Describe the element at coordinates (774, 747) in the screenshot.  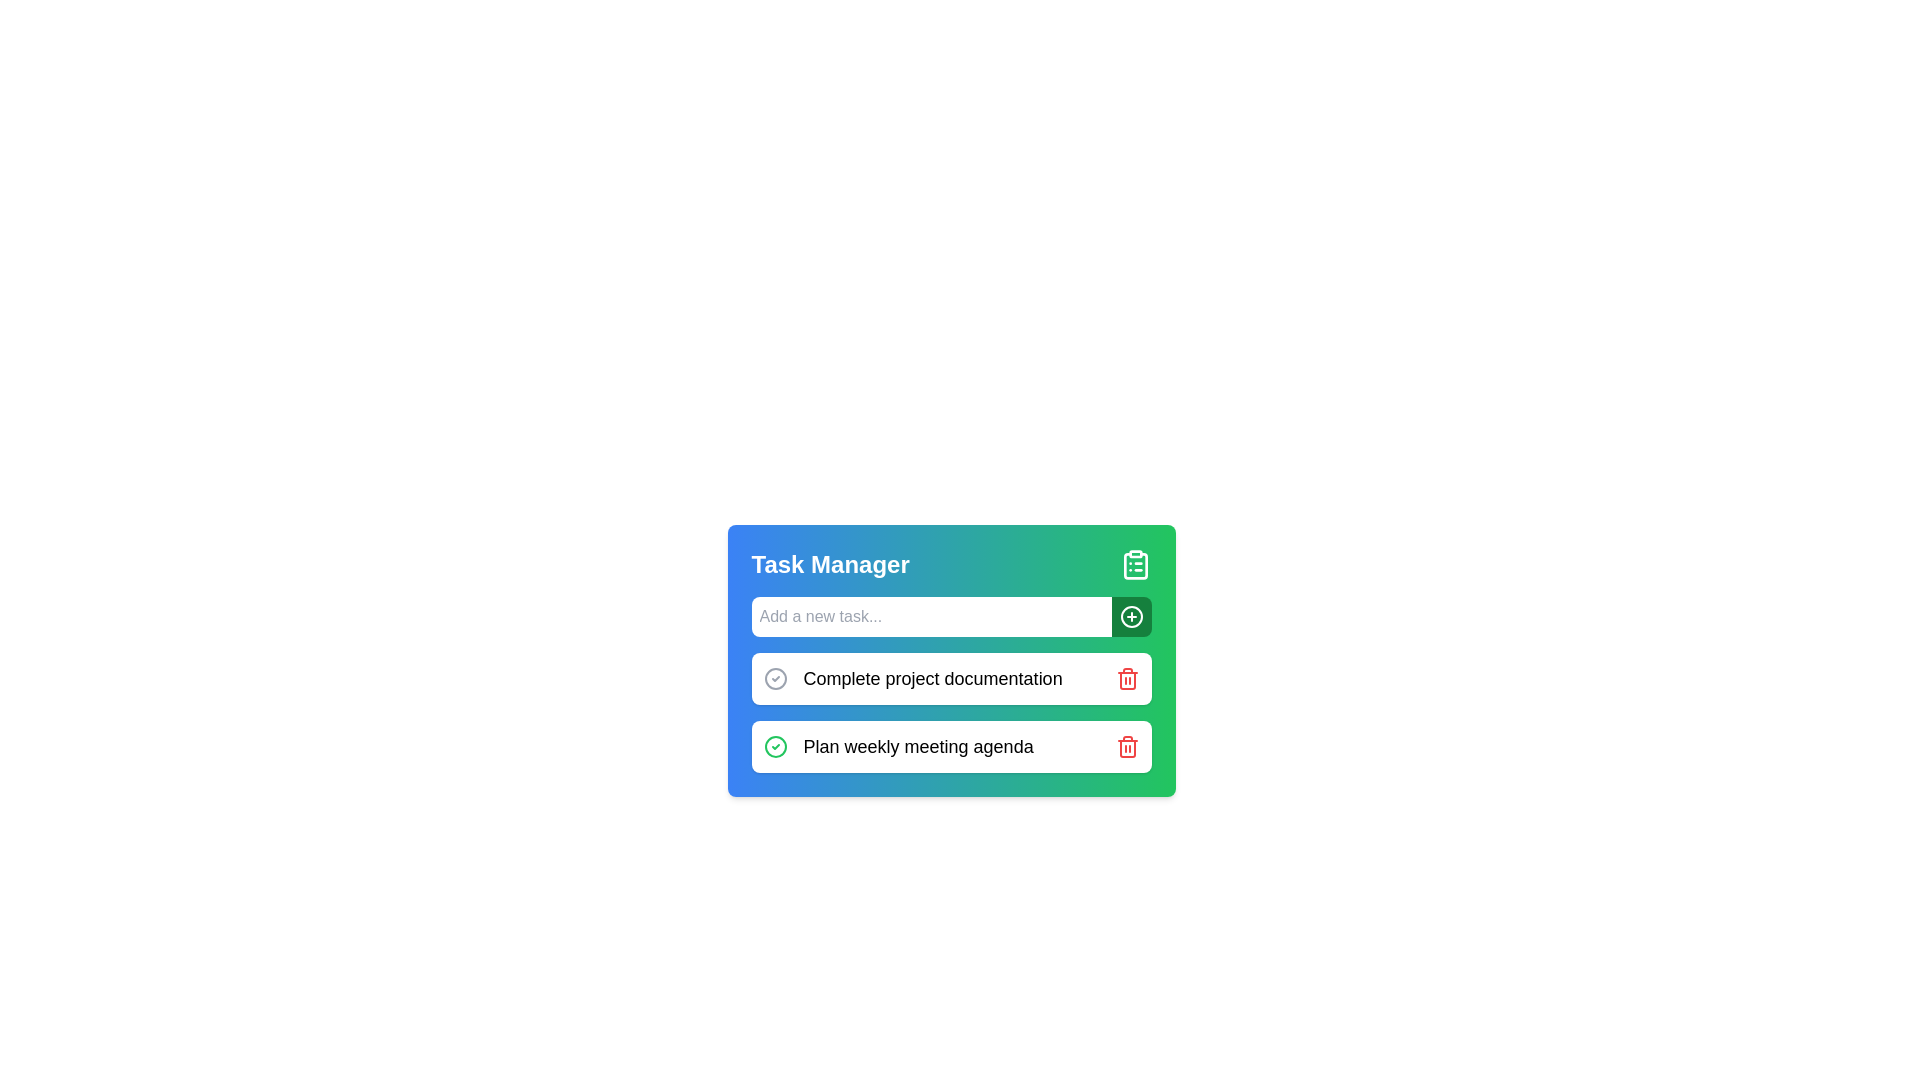
I see `the central part of the circular checkmark icon indicating task completion, which is positioned to the left of the task title 'Complete project documentation'` at that location.